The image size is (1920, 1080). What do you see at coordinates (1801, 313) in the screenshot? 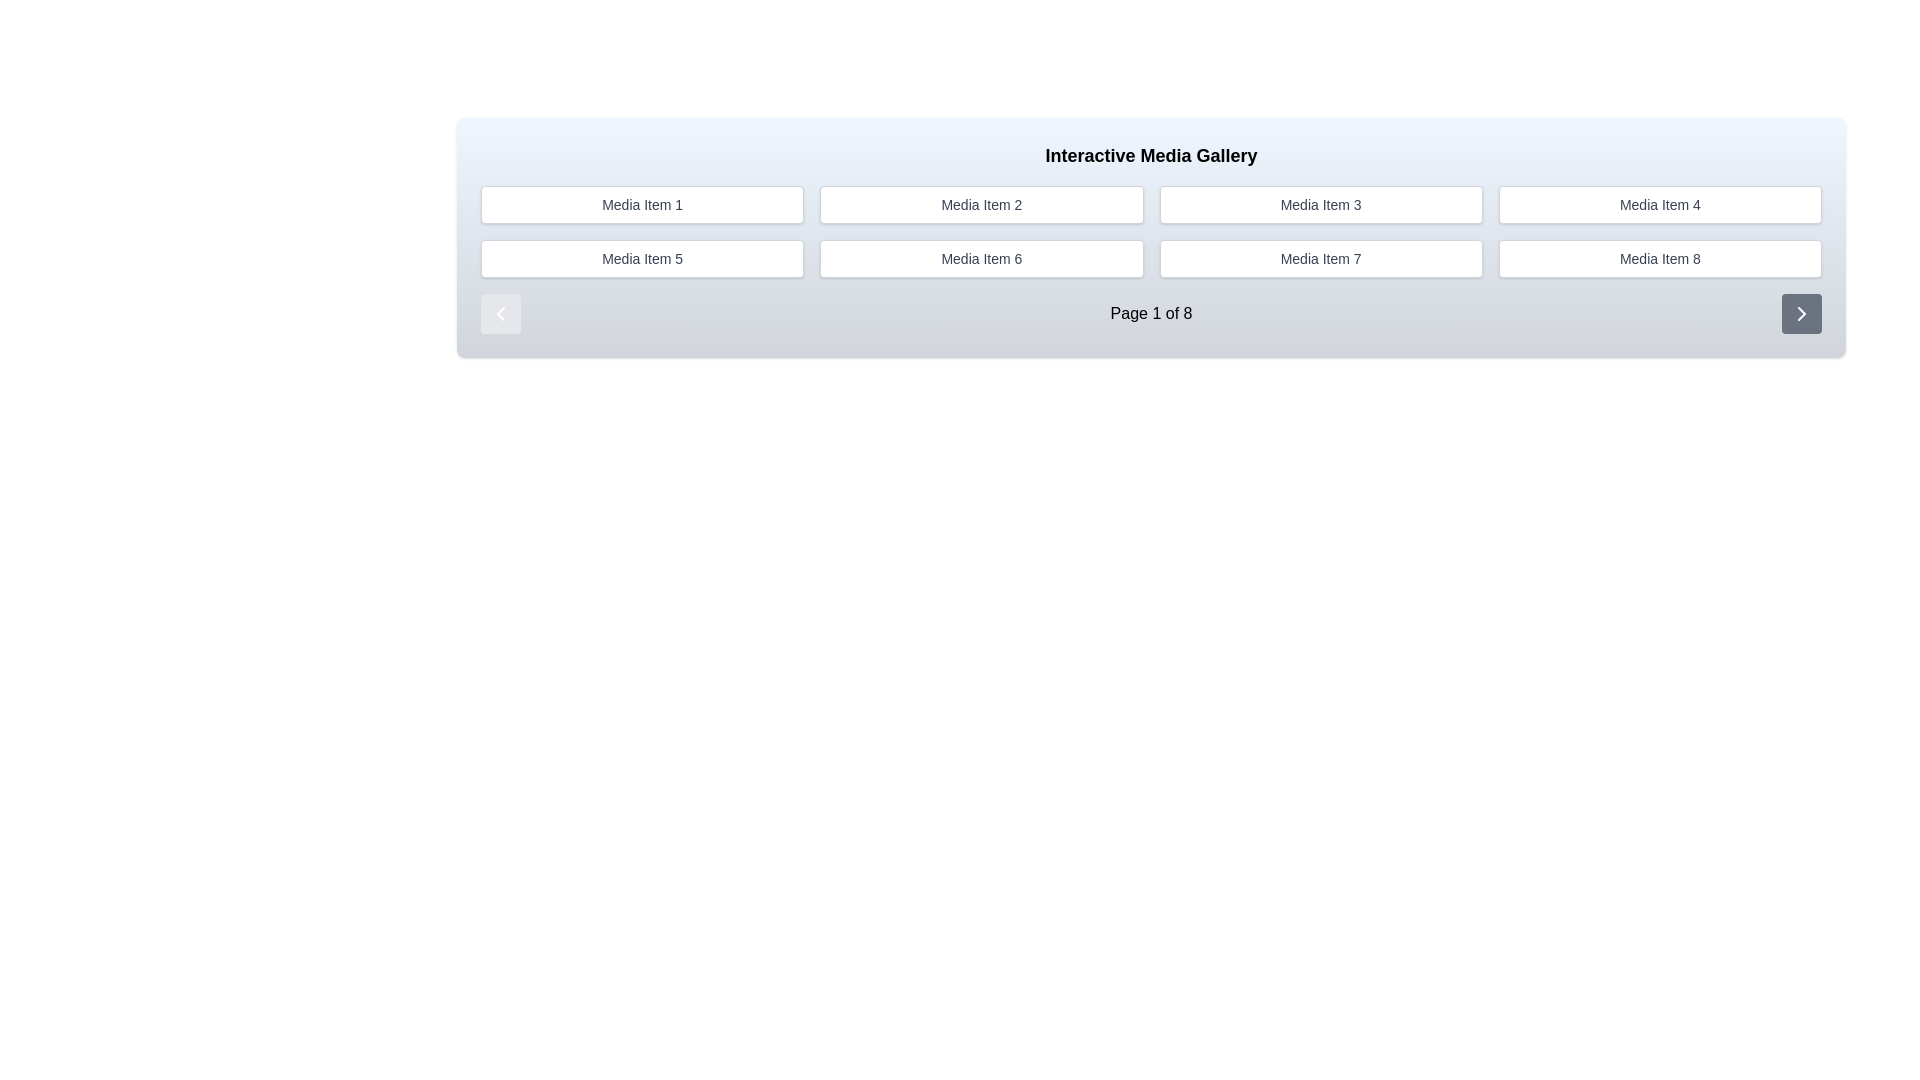
I see `the navigation icon located in the bottom-right corner of the interface to move to the next page in the media gallery` at bounding box center [1801, 313].